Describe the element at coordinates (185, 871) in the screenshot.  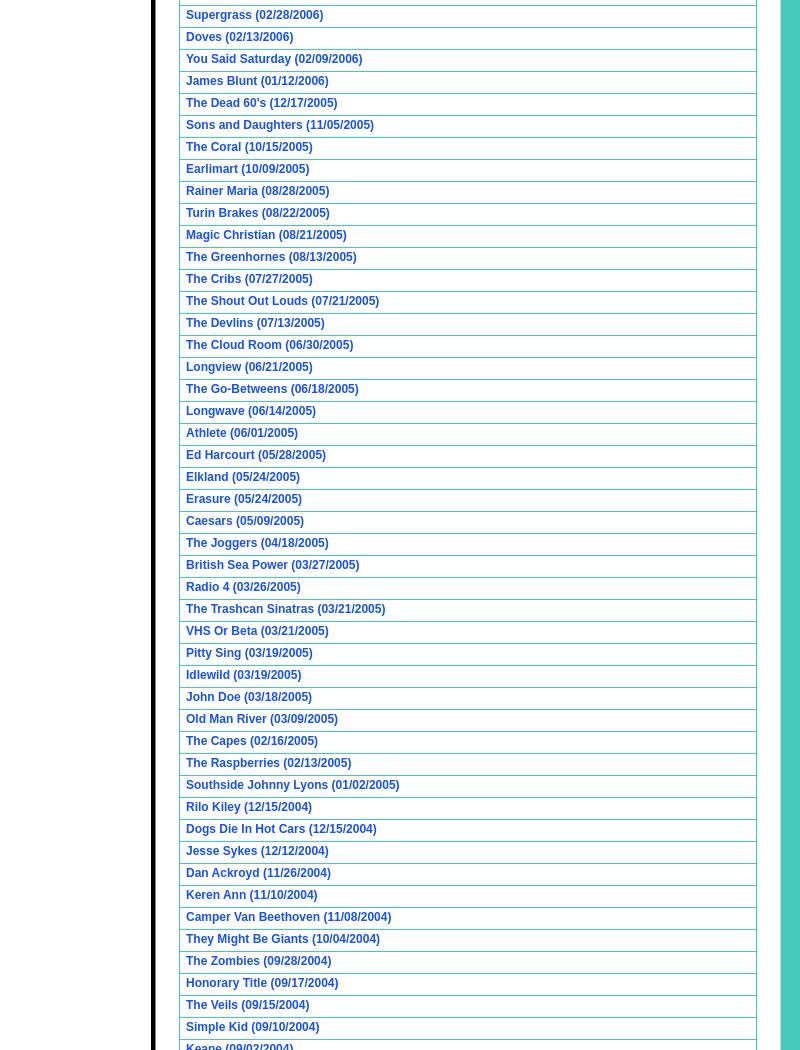
I see `'Dan Ackroyd (11/26/2004)'` at that location.